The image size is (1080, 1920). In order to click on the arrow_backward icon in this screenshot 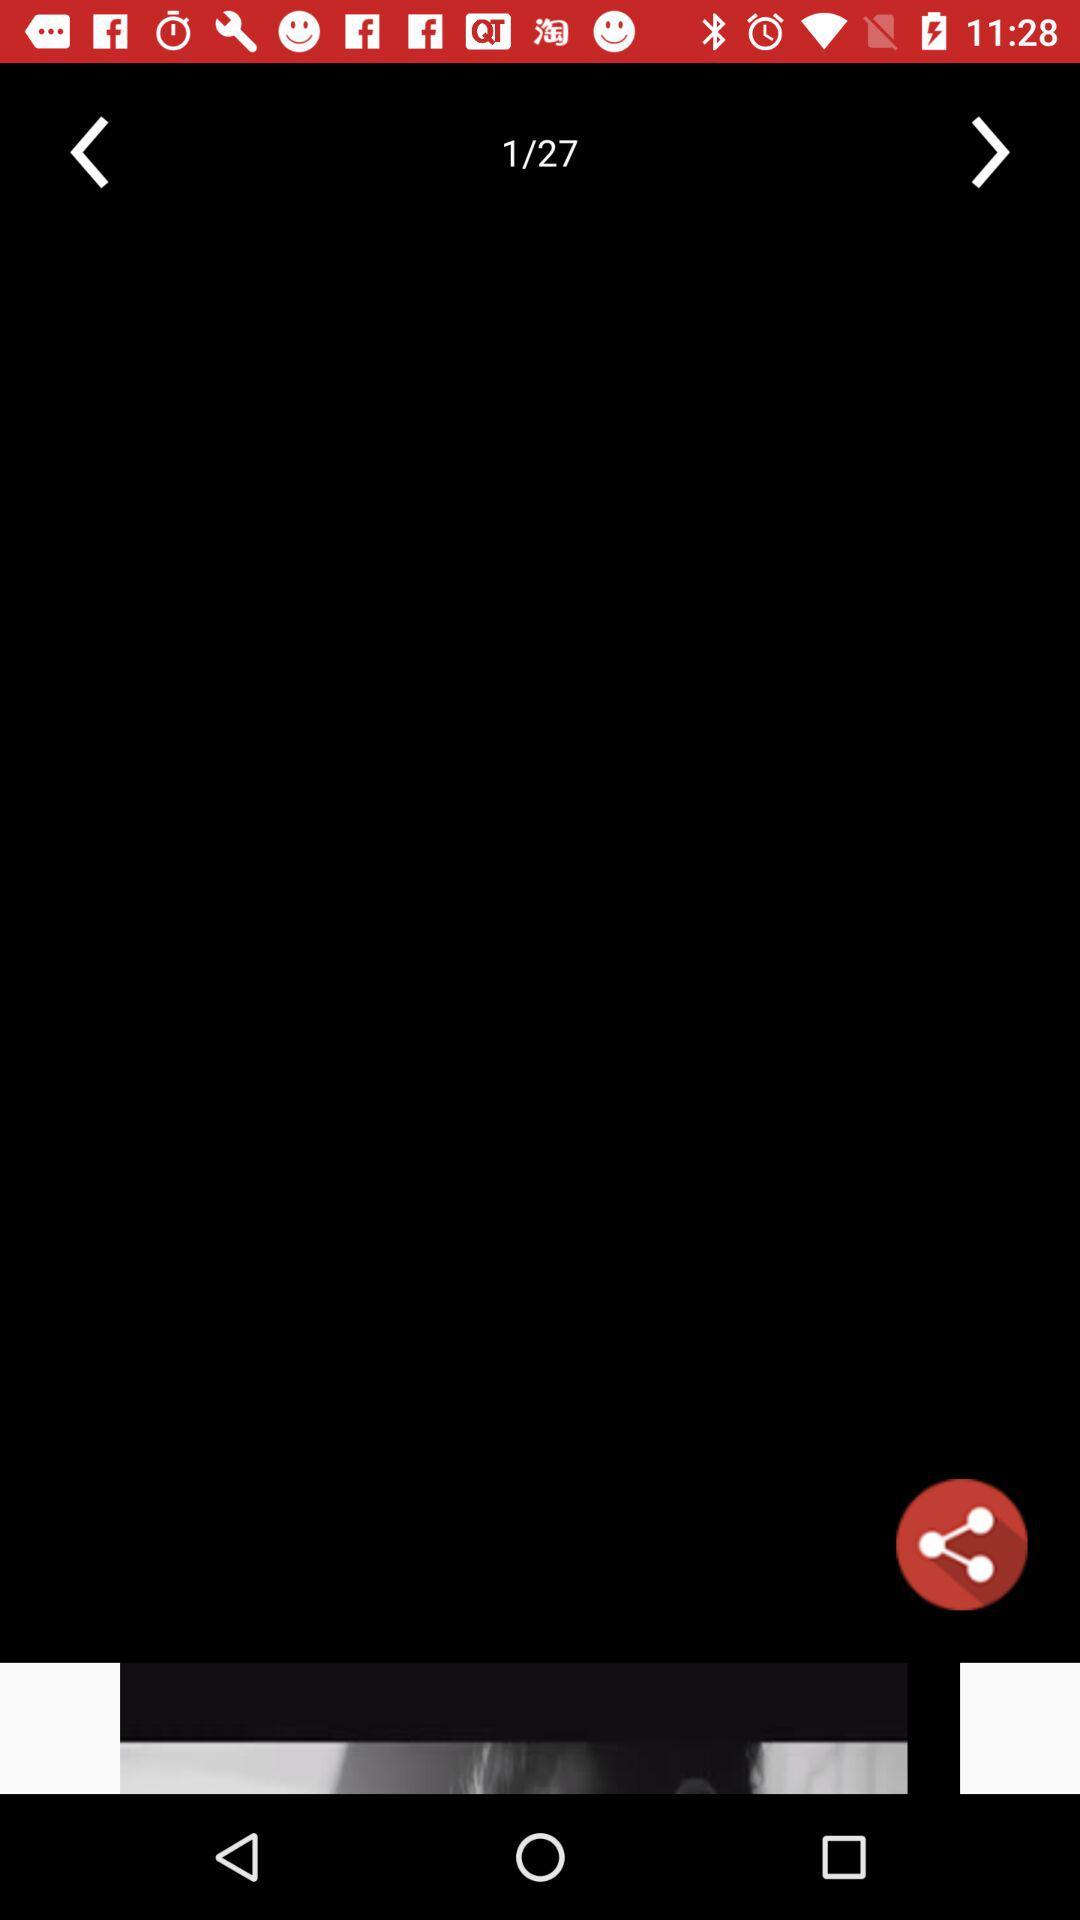, I will do `click(88, 151)`.